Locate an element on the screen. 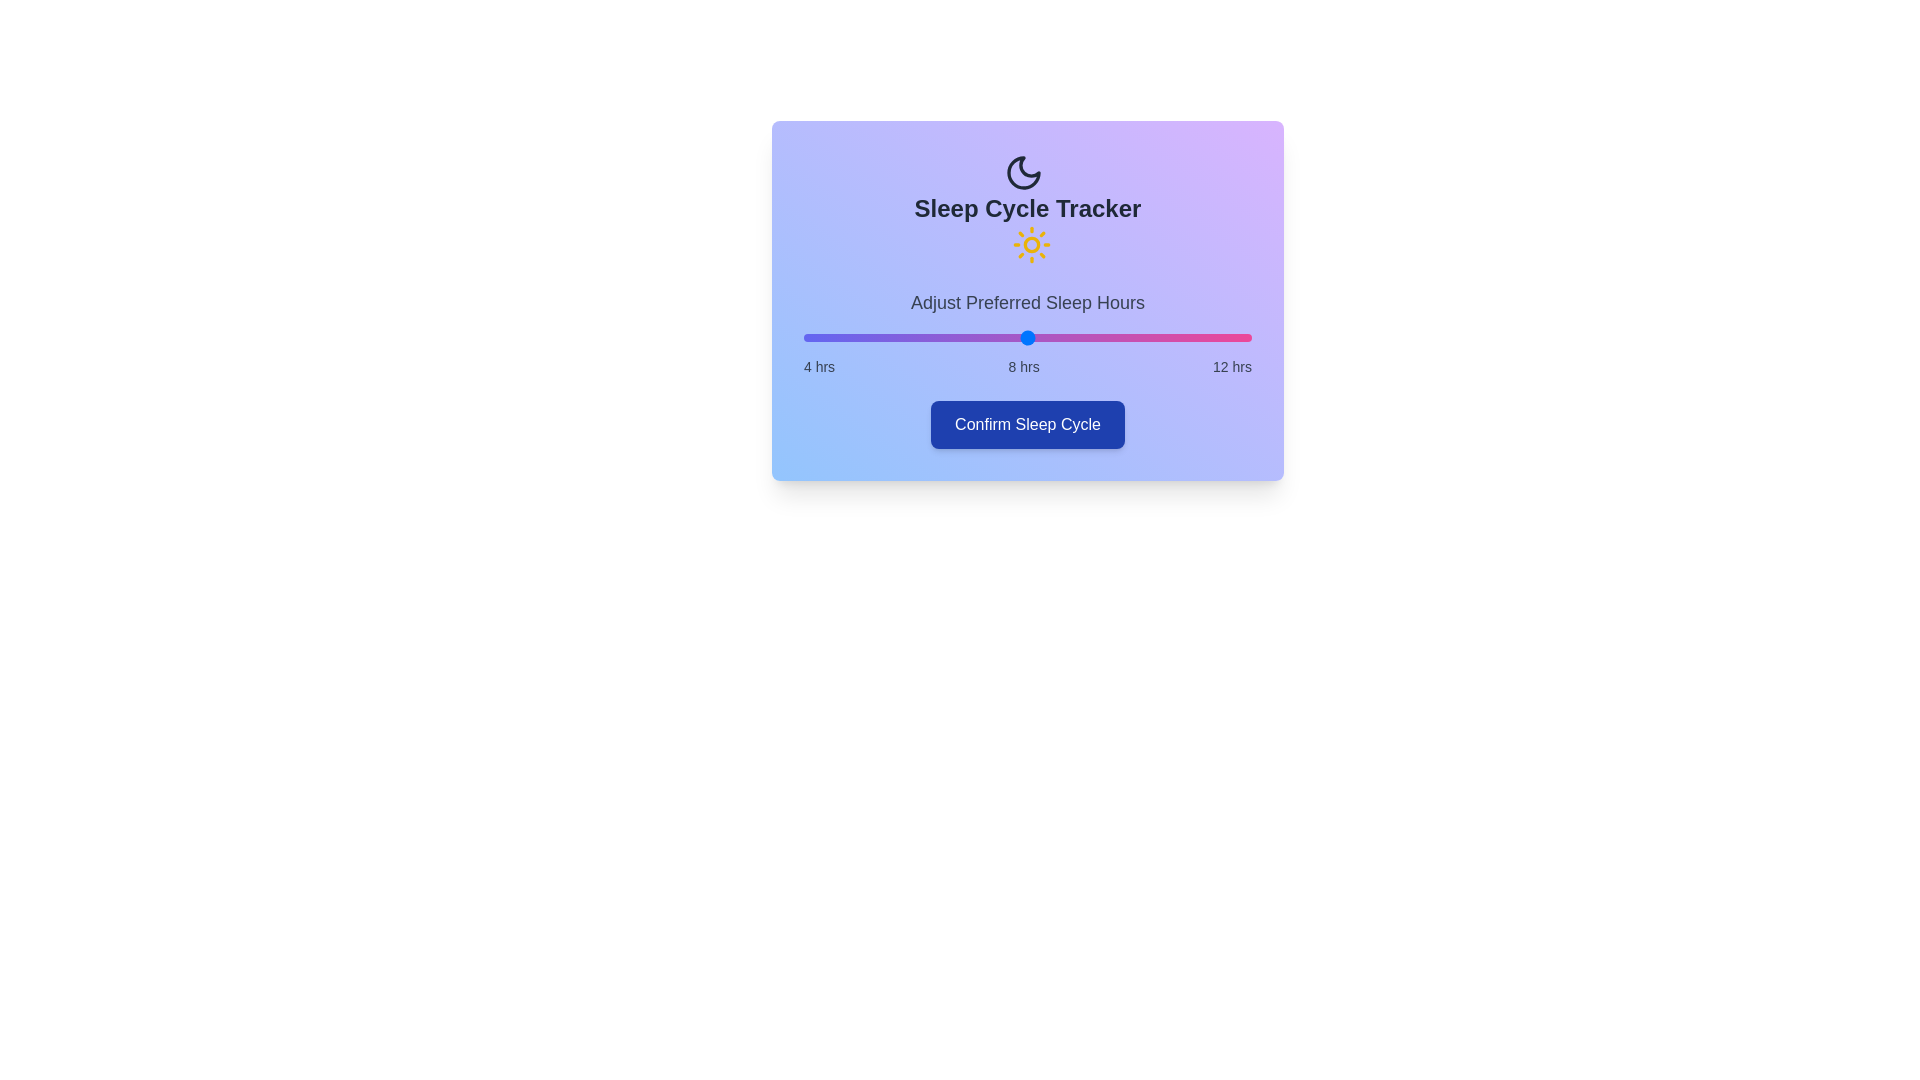  the sleep hours slider to 5 hours is located at coordinates (859, 337).